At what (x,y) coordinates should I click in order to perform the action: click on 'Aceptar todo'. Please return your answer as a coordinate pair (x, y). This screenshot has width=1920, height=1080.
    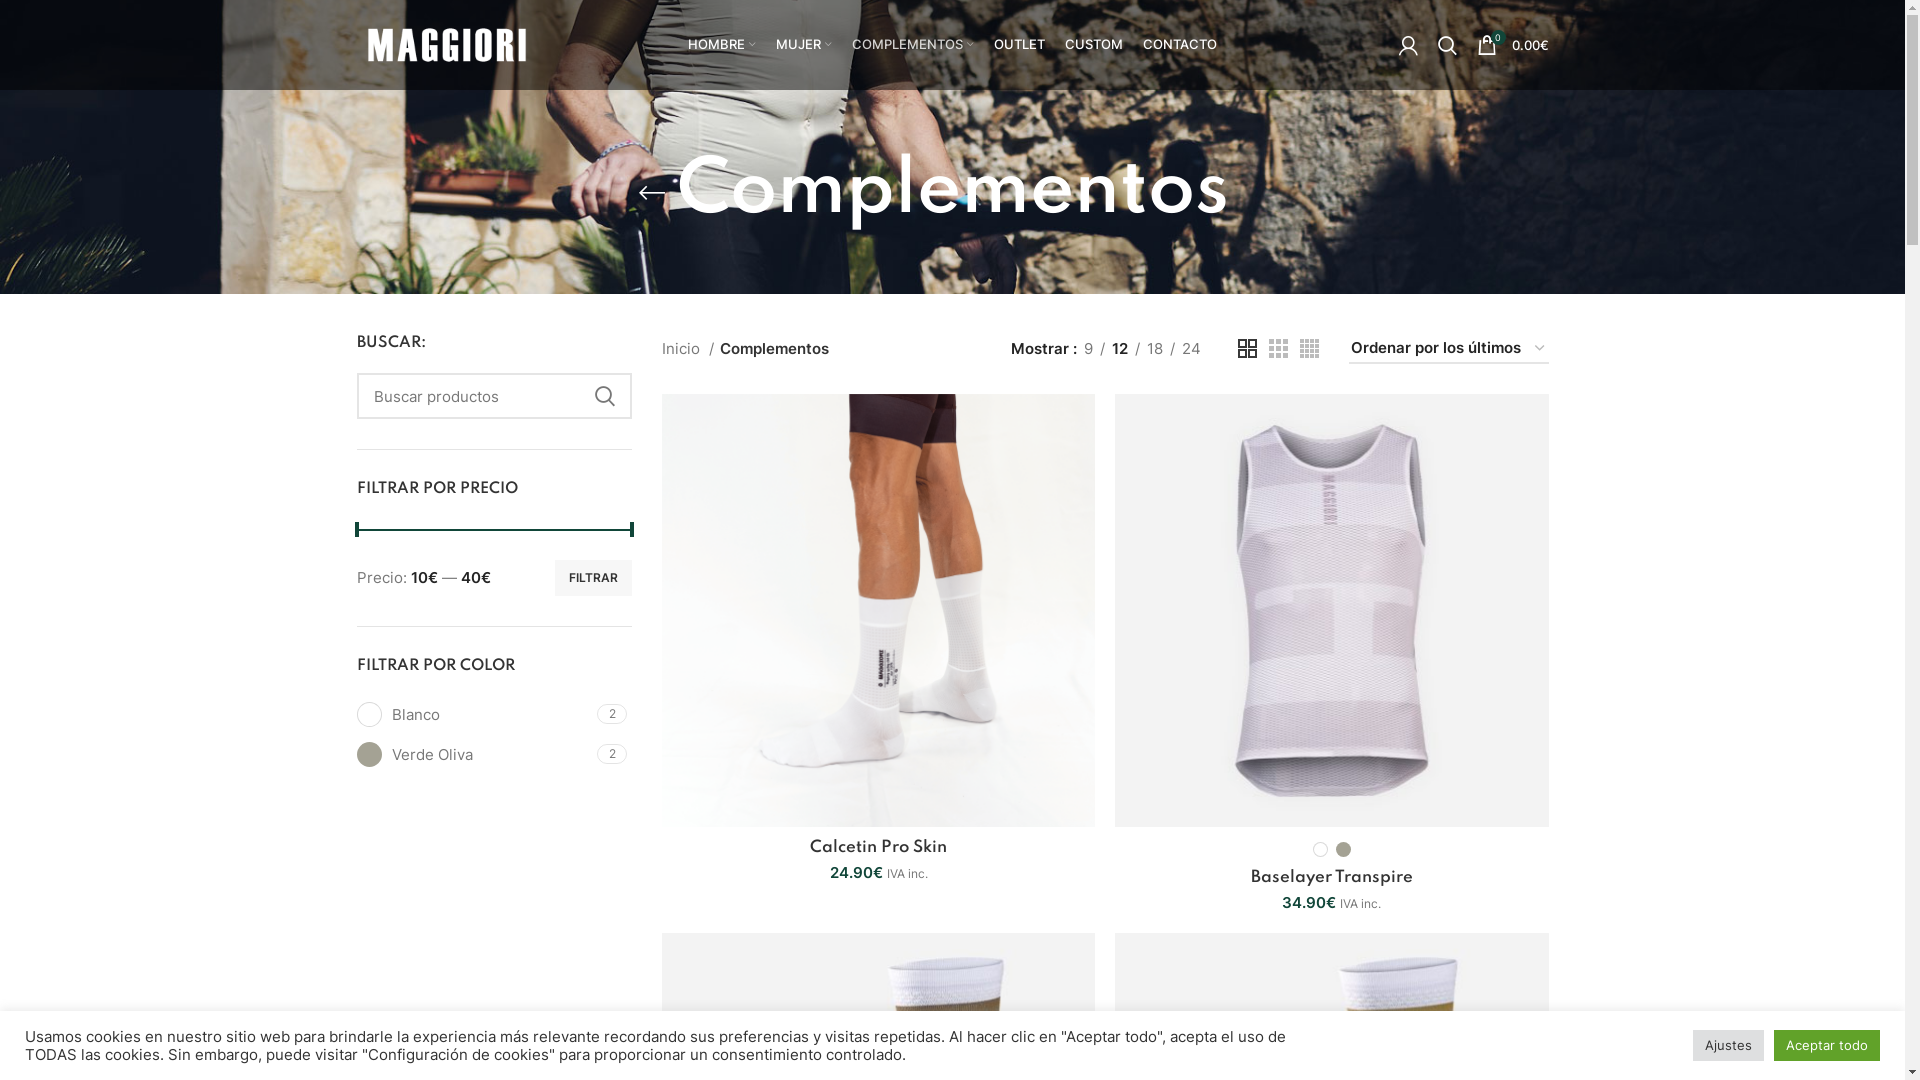
    Looking at the image, I should click on (1774, 1044).